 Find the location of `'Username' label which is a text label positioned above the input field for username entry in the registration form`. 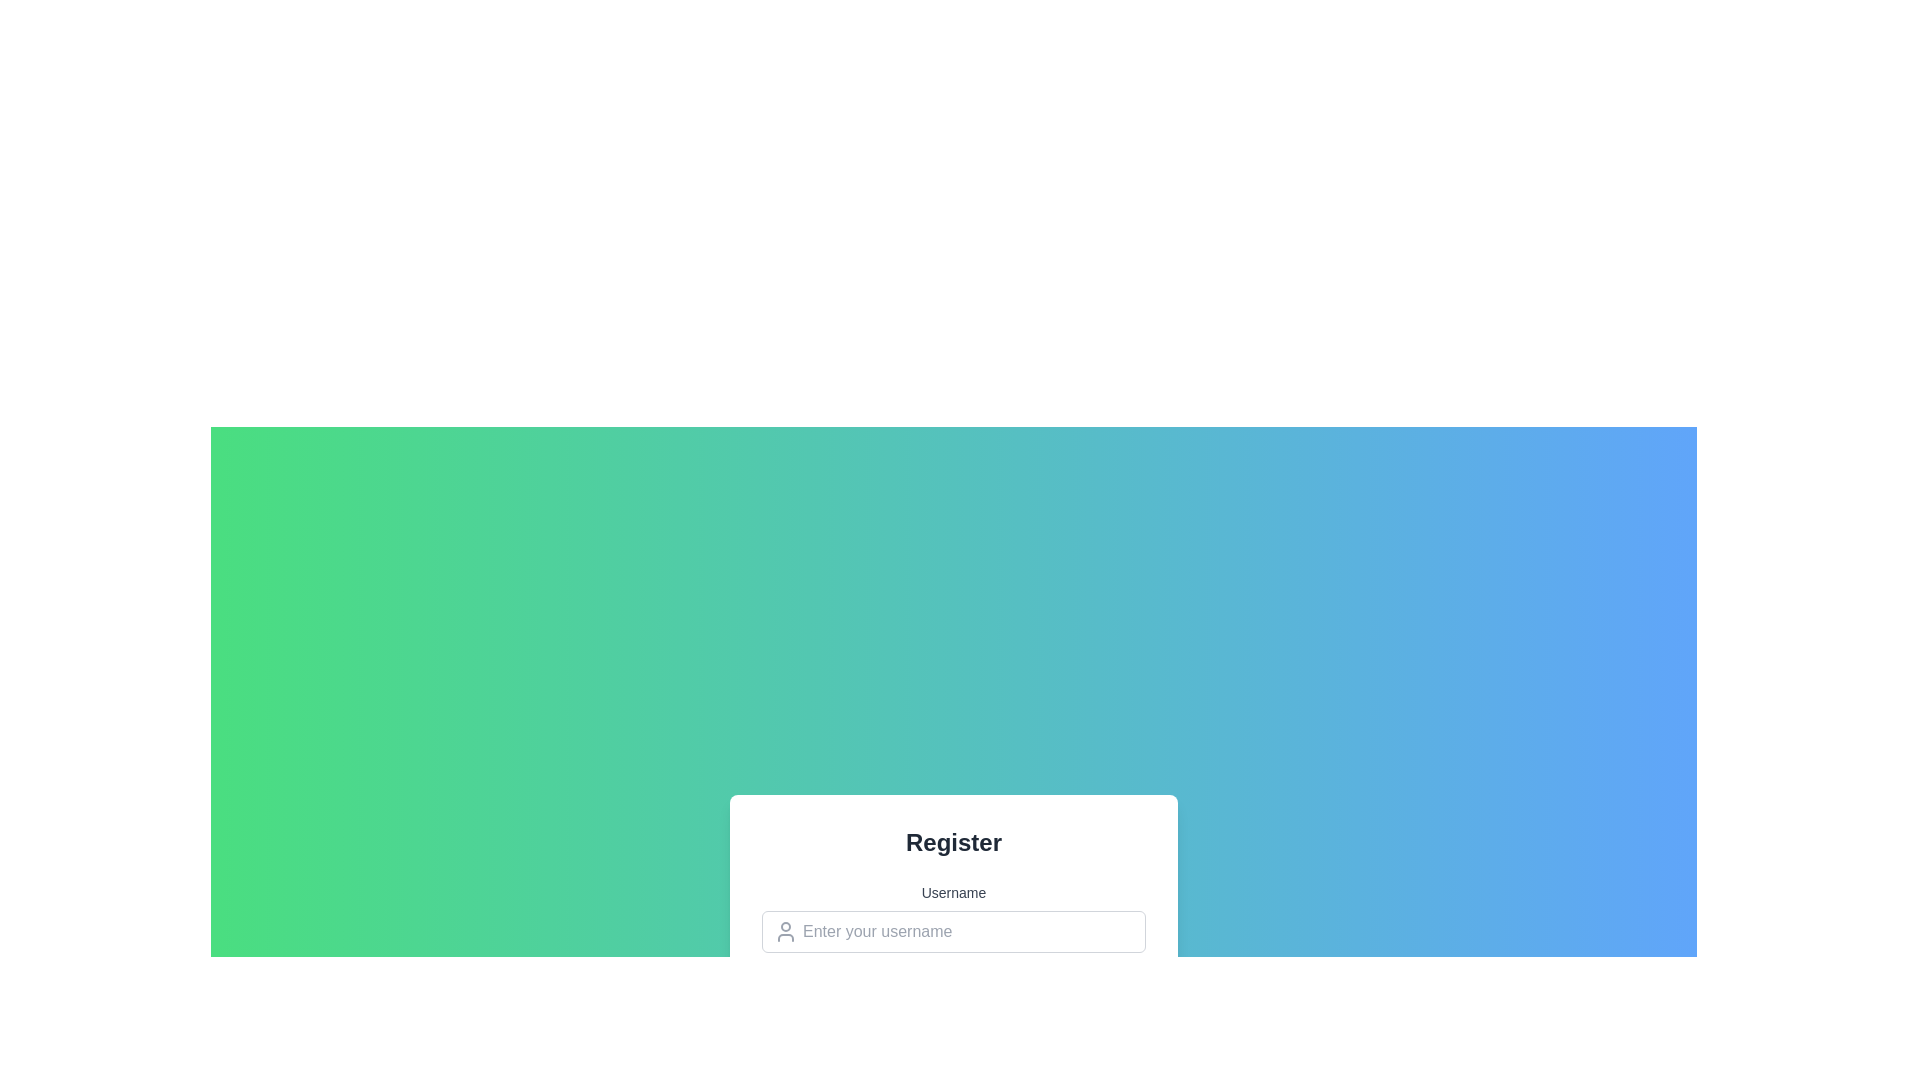

'Username' label which is a text label positioned above the input field for username entry in the registration form is located at coordinates (953, 892).